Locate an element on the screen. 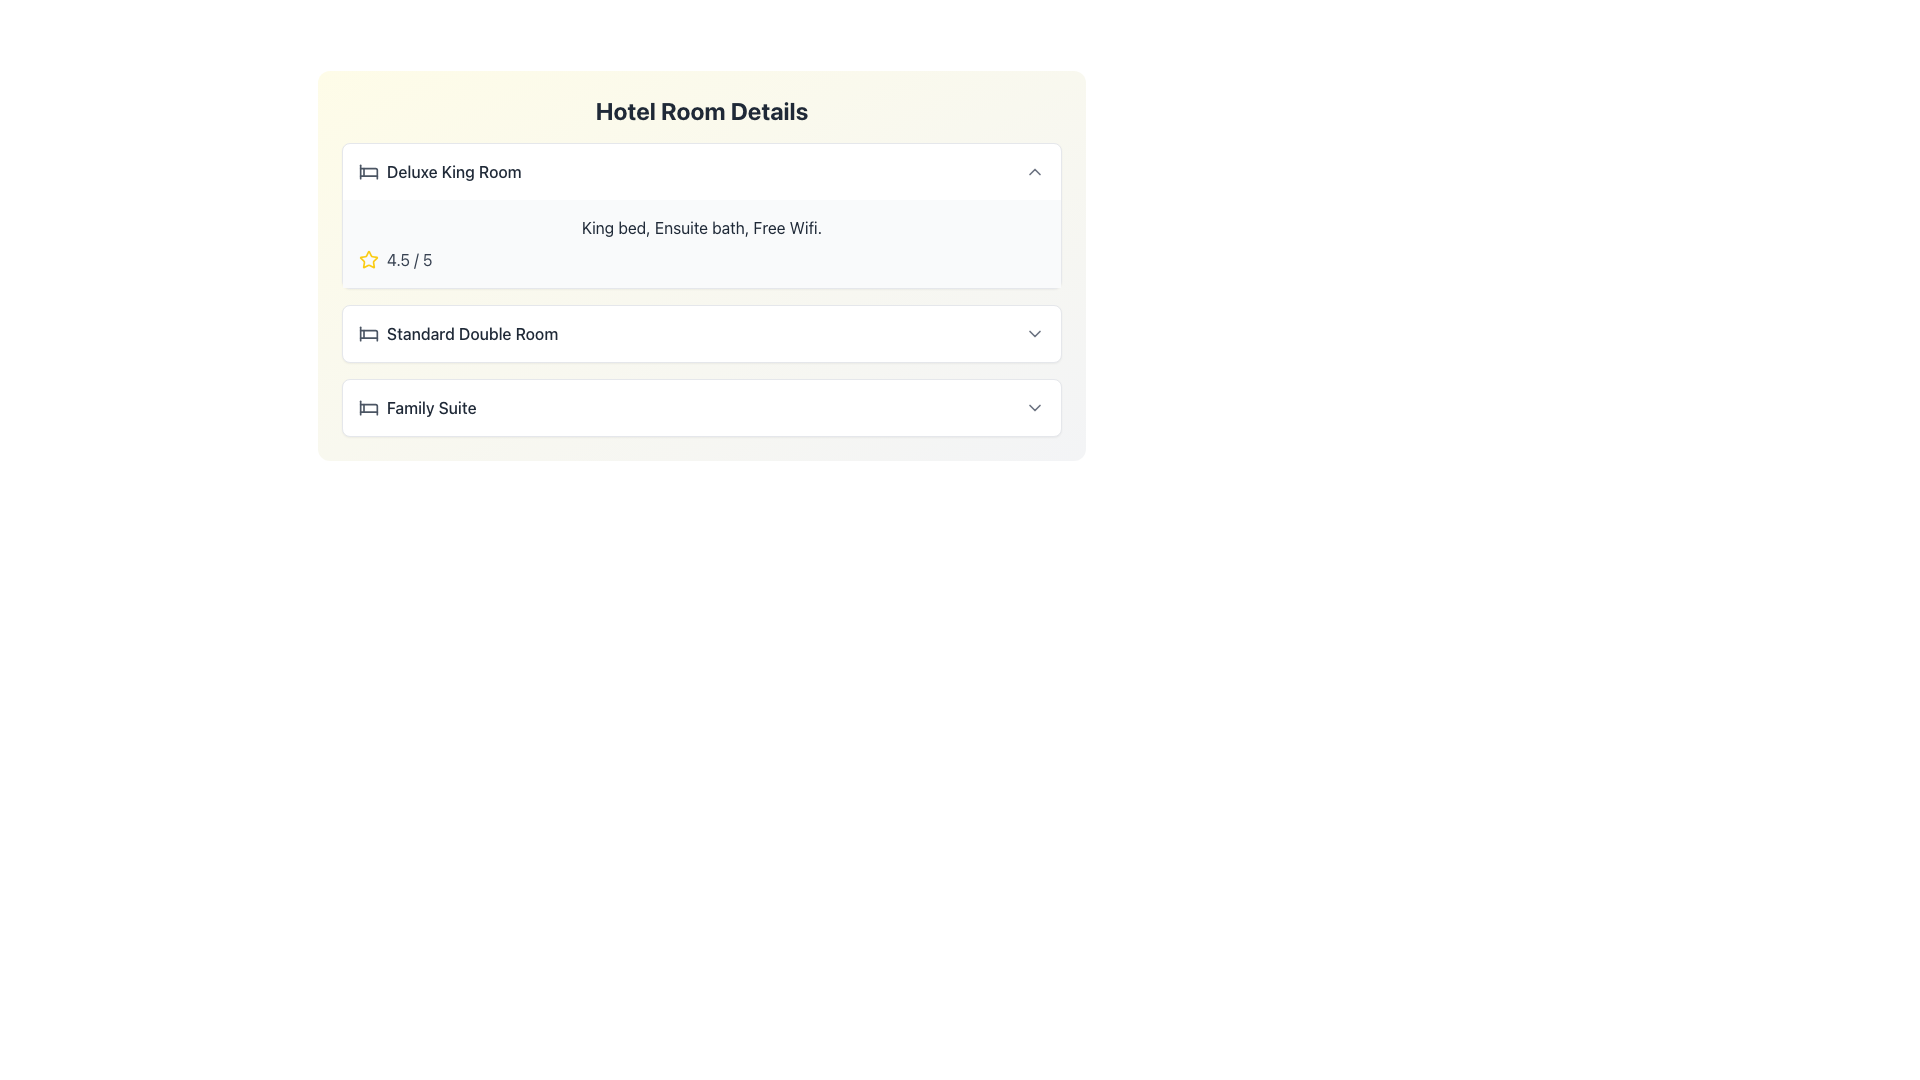 Image resolution: width=1920 pixels, height=1080 pixels. the Rating Indicator for the 'Deluxe King Room', which visually represents the user rating and is located below the textual description in the central part of the section is located at coordinates (701, 258).